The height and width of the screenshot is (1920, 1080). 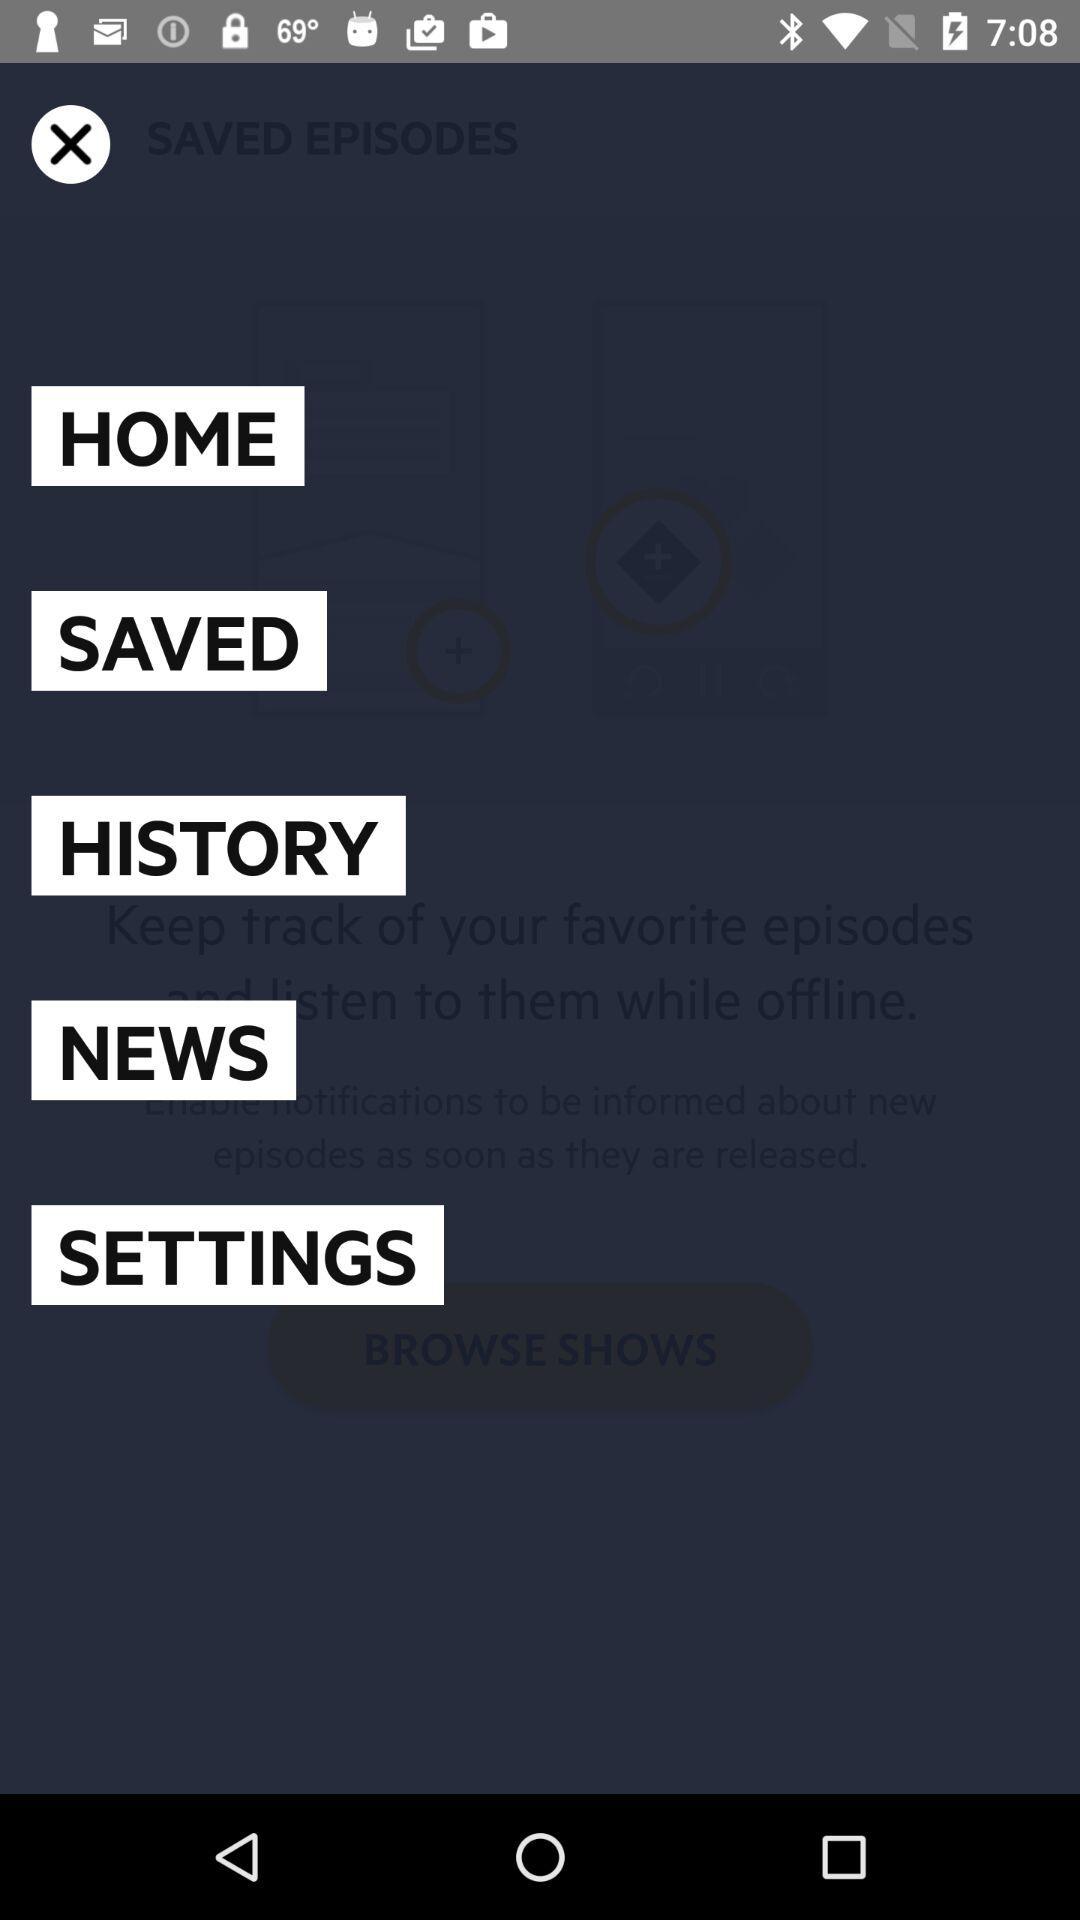 I want to click on news icon, so click(x=162, y=1049).